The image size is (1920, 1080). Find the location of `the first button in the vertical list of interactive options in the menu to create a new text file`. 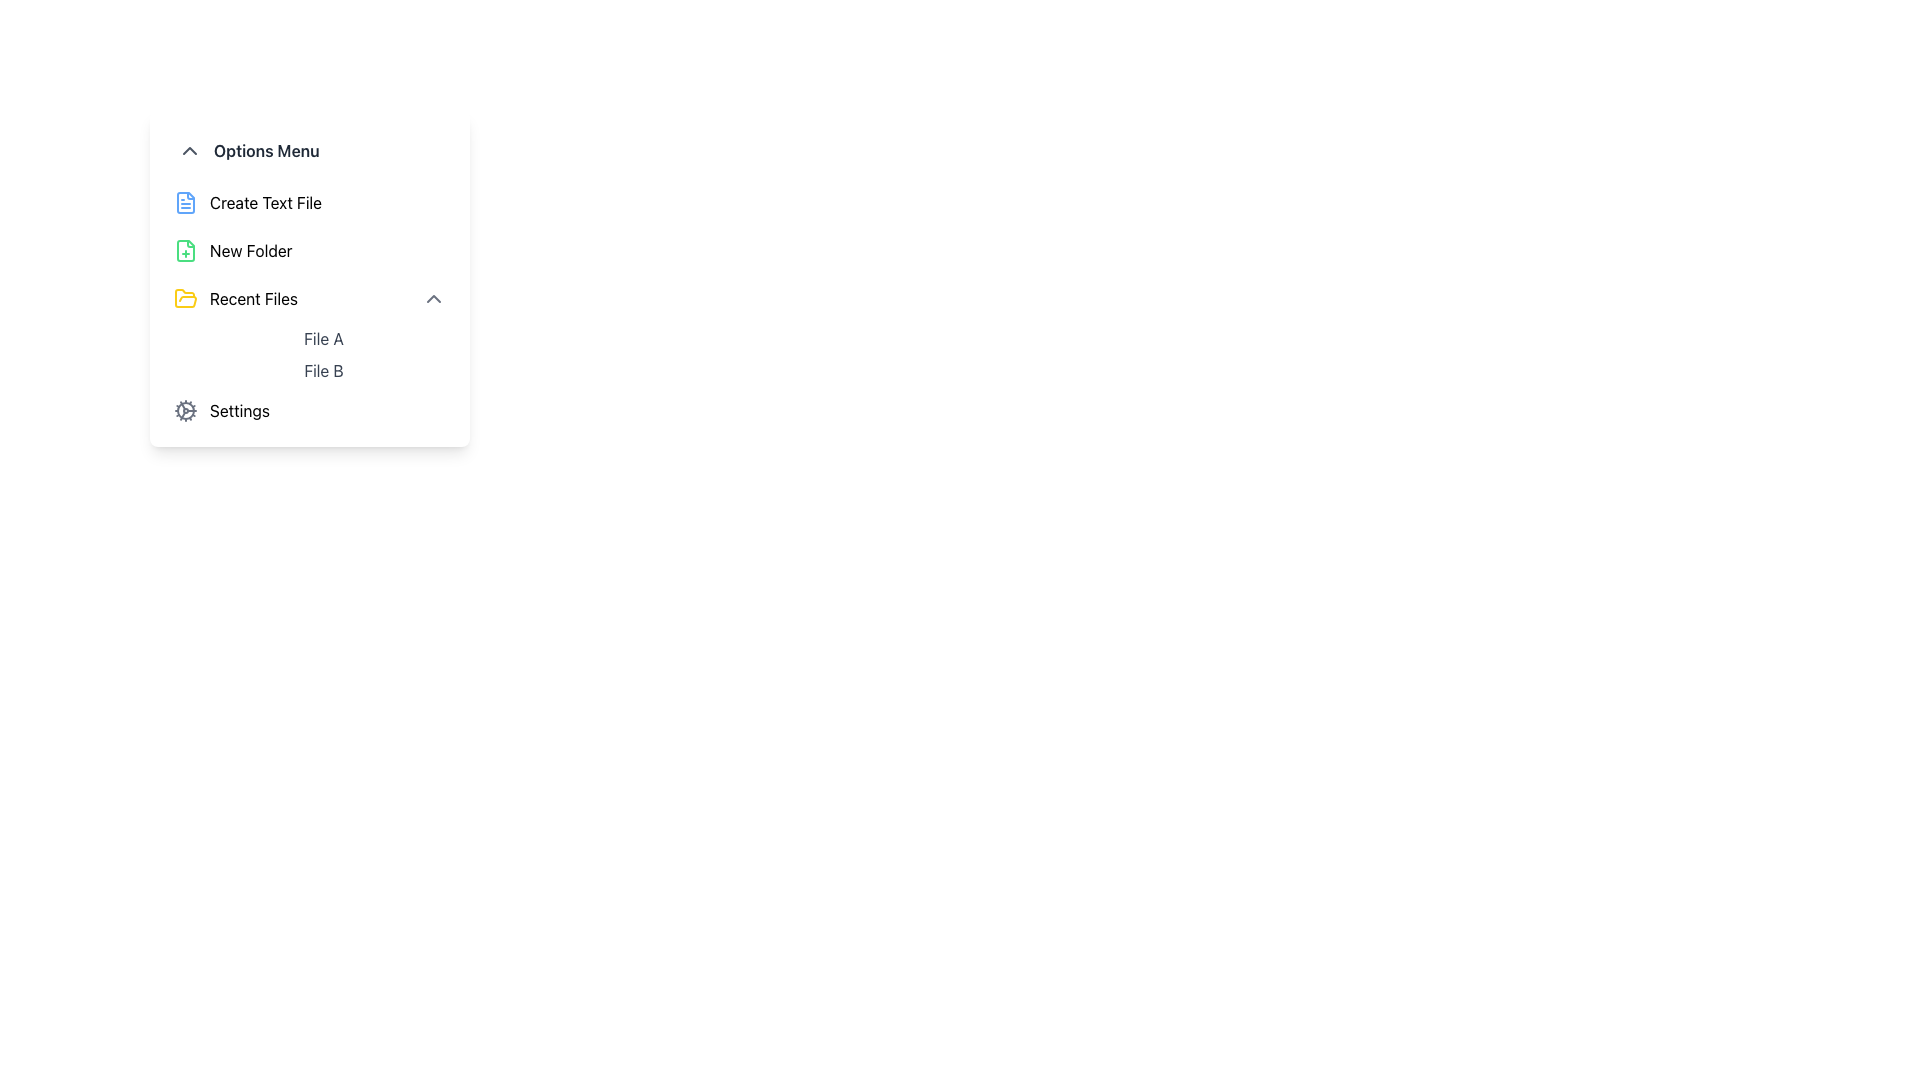

the first button in the vertical list of interactive options in the menu to create a new text file is located at coordinates (309, 203).